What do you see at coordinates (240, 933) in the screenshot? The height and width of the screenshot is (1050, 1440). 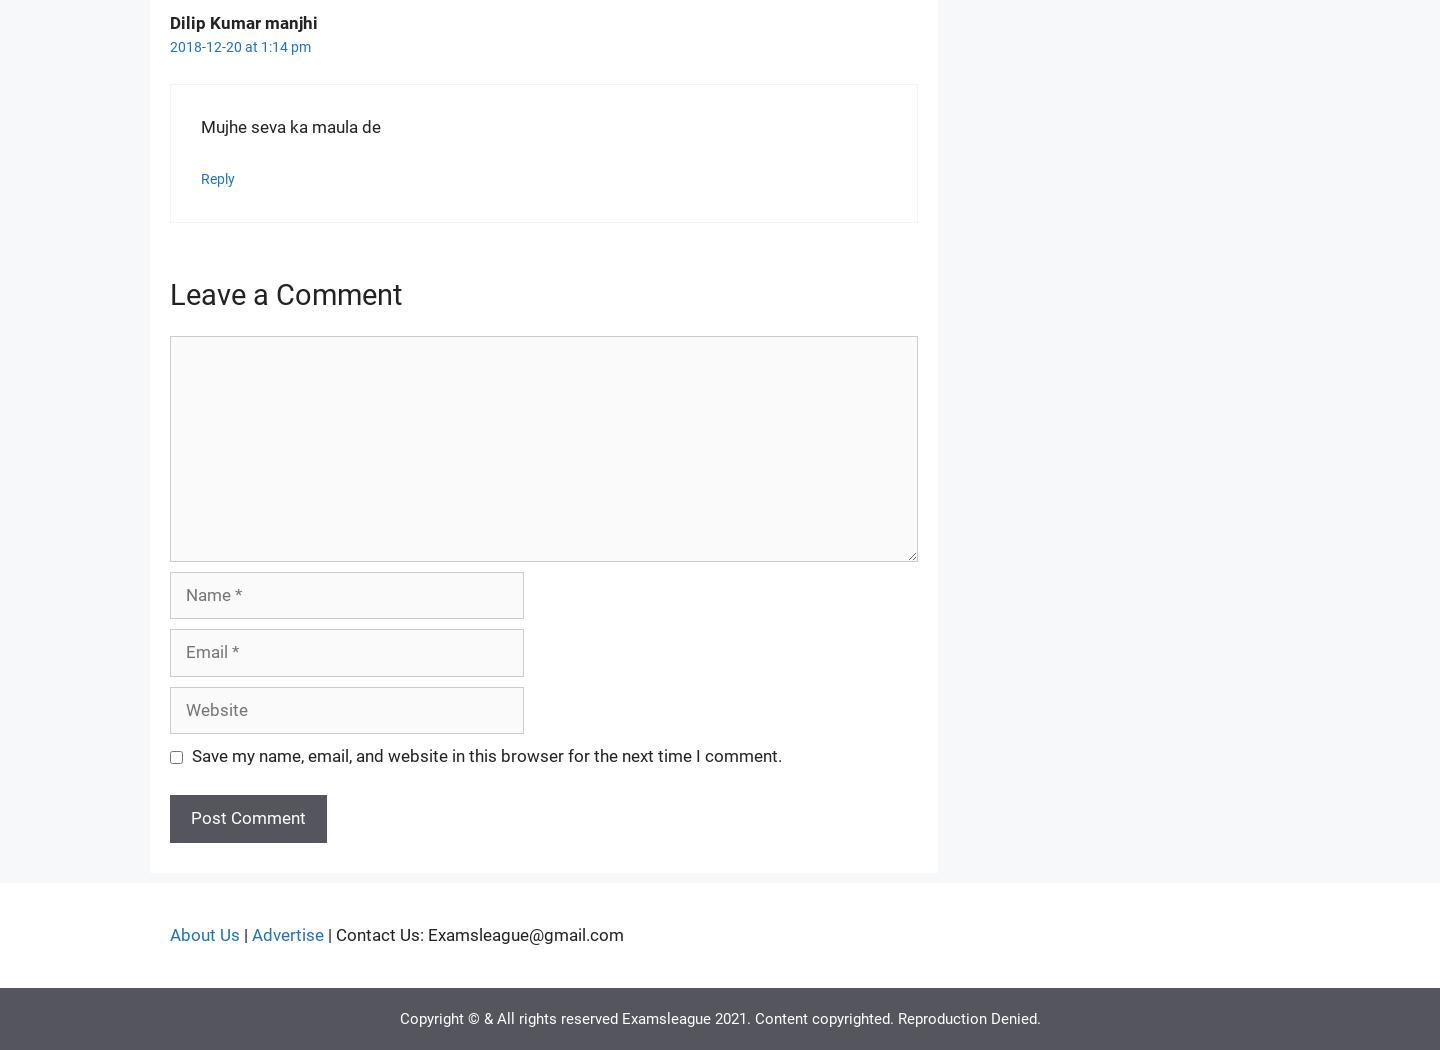 I see `'|'` at bounding box center [240, 933].